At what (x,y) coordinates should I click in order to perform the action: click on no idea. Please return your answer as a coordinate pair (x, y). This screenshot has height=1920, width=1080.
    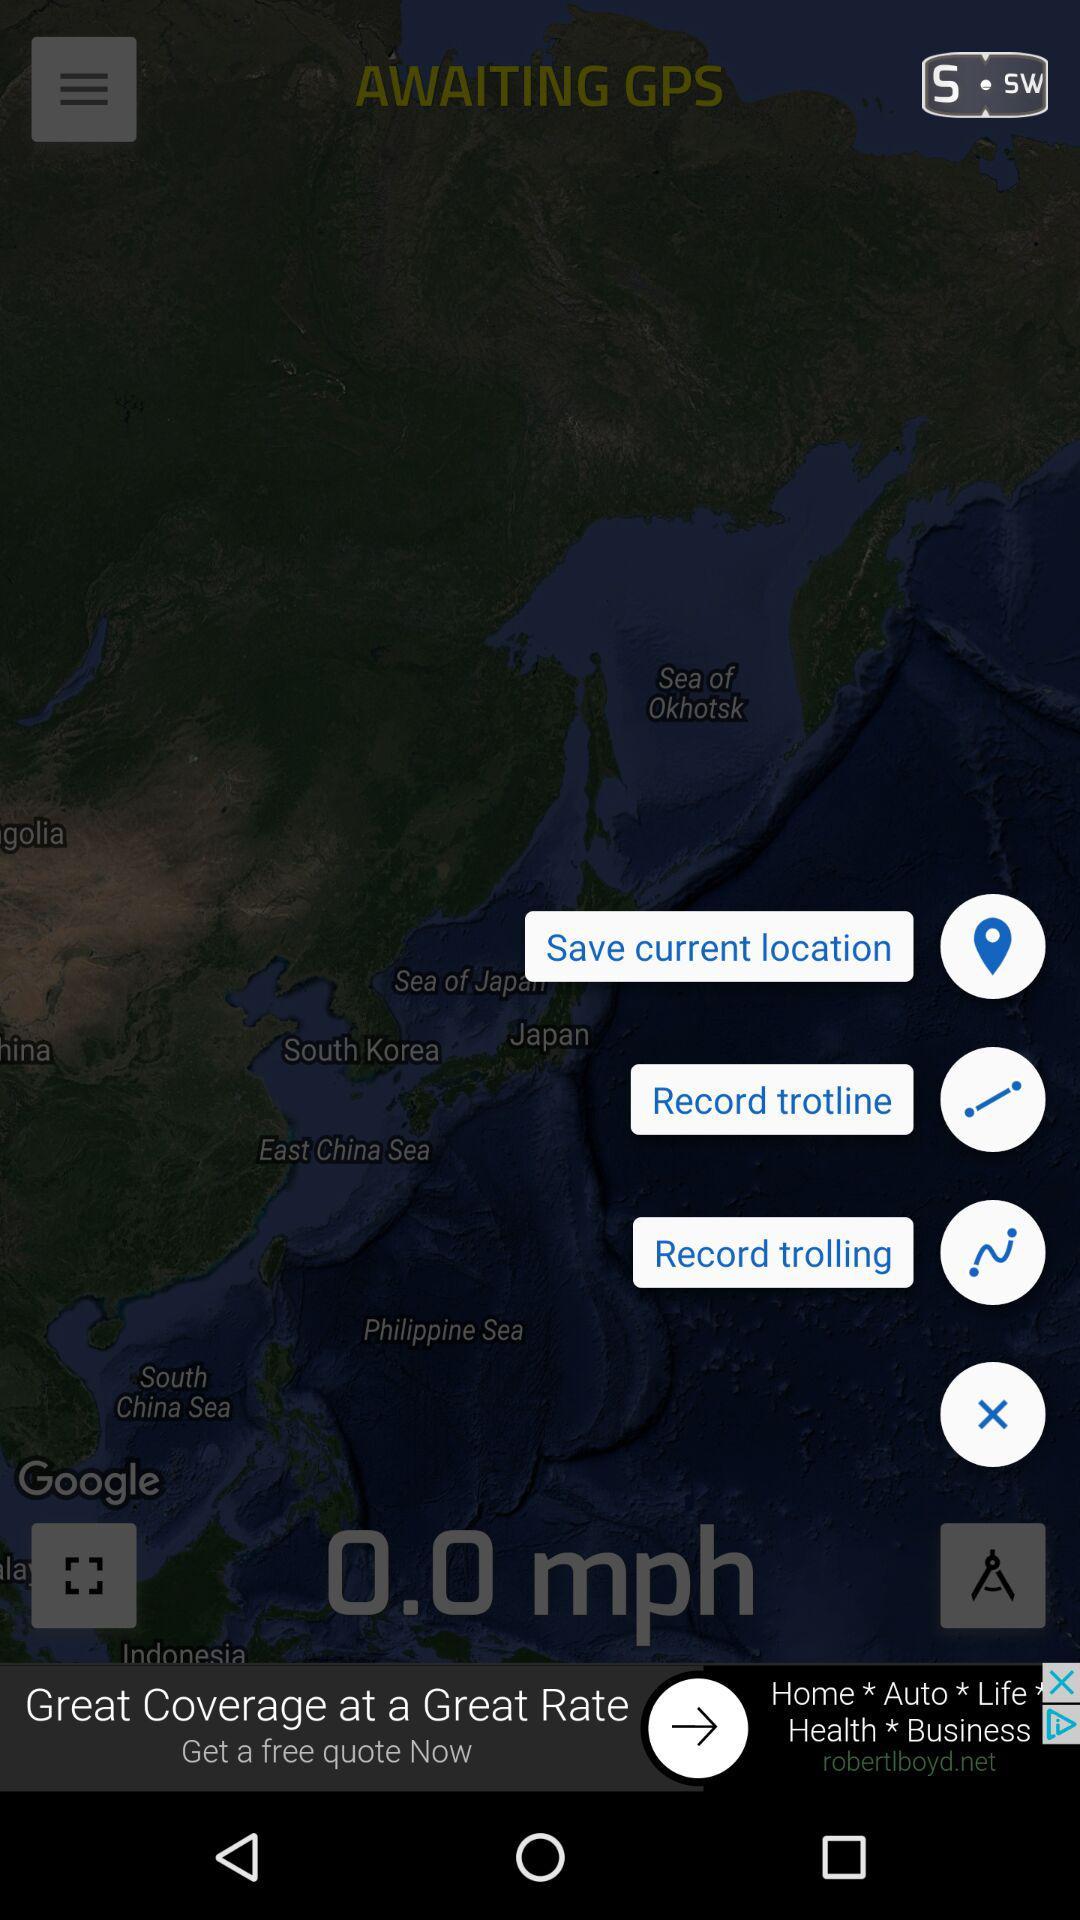
    Looking at the image, I should click on (992, 1098).